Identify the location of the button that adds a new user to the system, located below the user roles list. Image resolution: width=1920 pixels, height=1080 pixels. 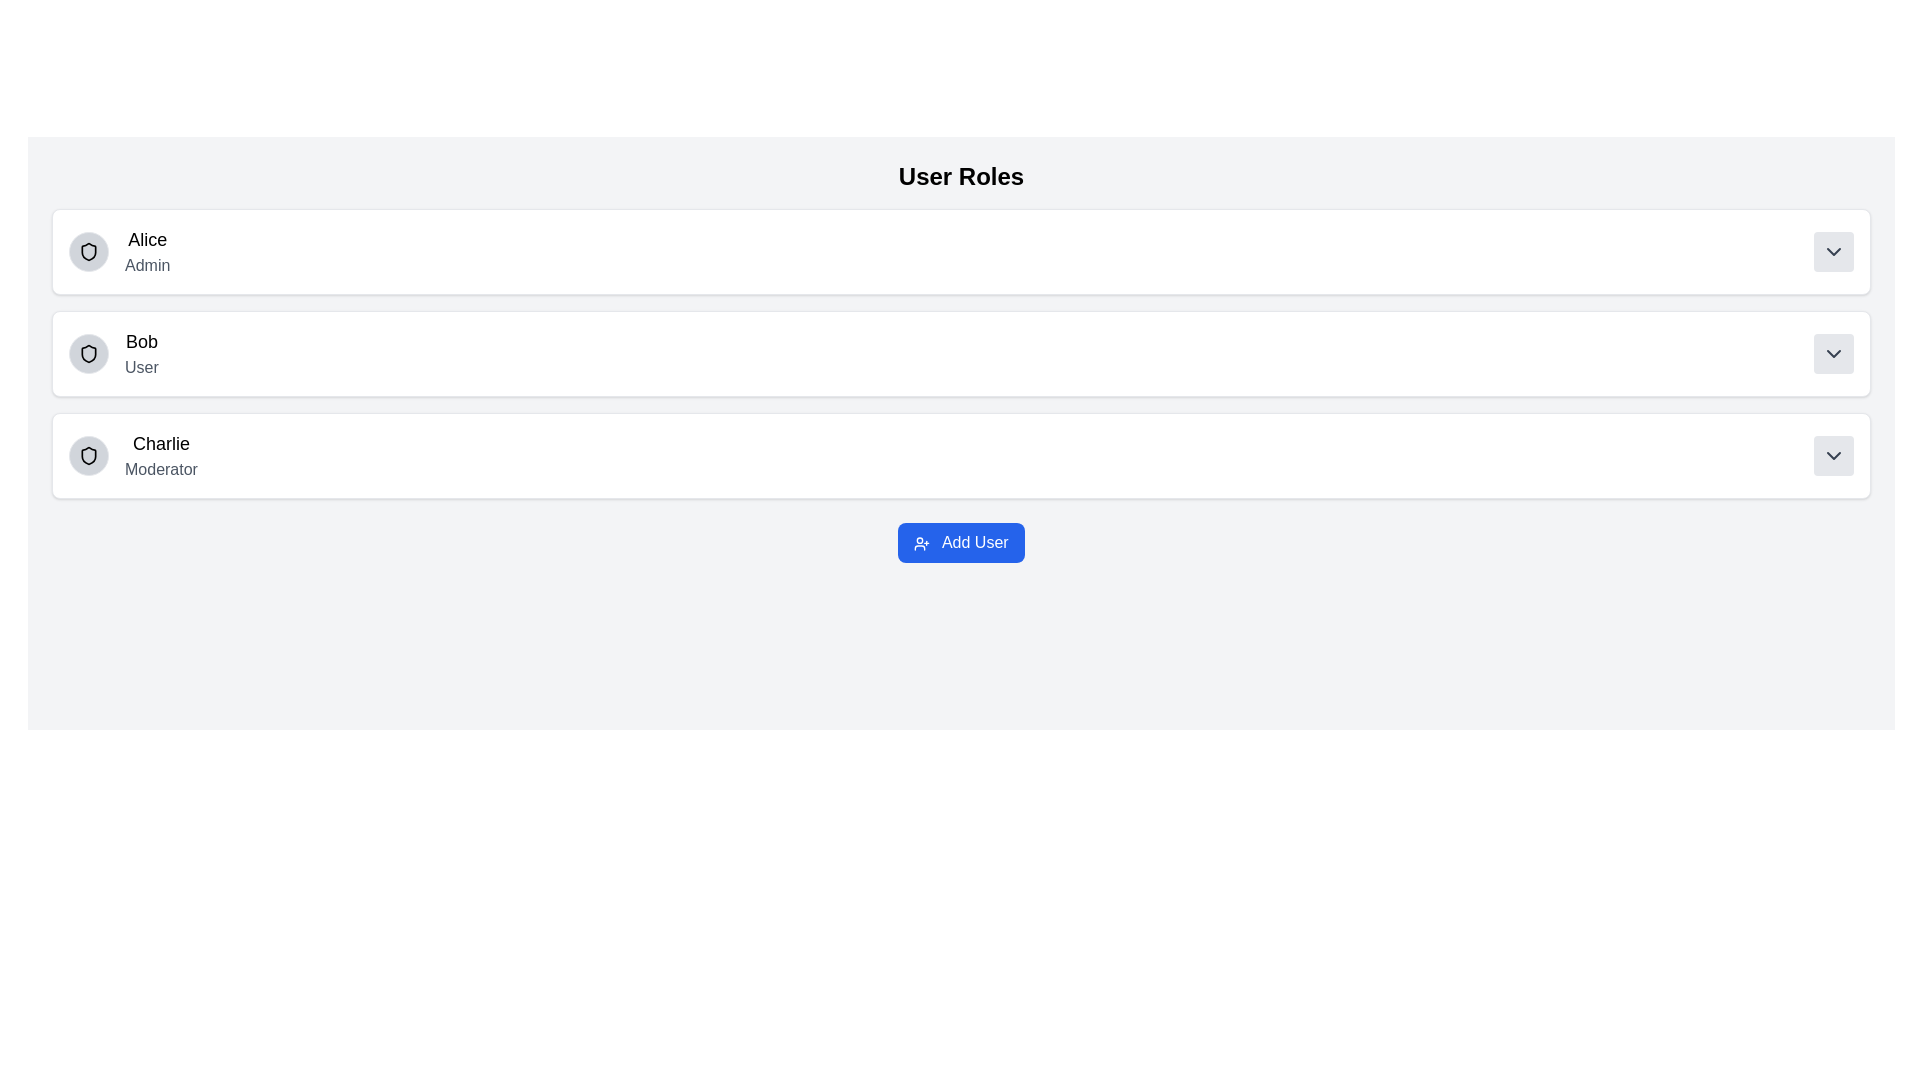
(961, 543).